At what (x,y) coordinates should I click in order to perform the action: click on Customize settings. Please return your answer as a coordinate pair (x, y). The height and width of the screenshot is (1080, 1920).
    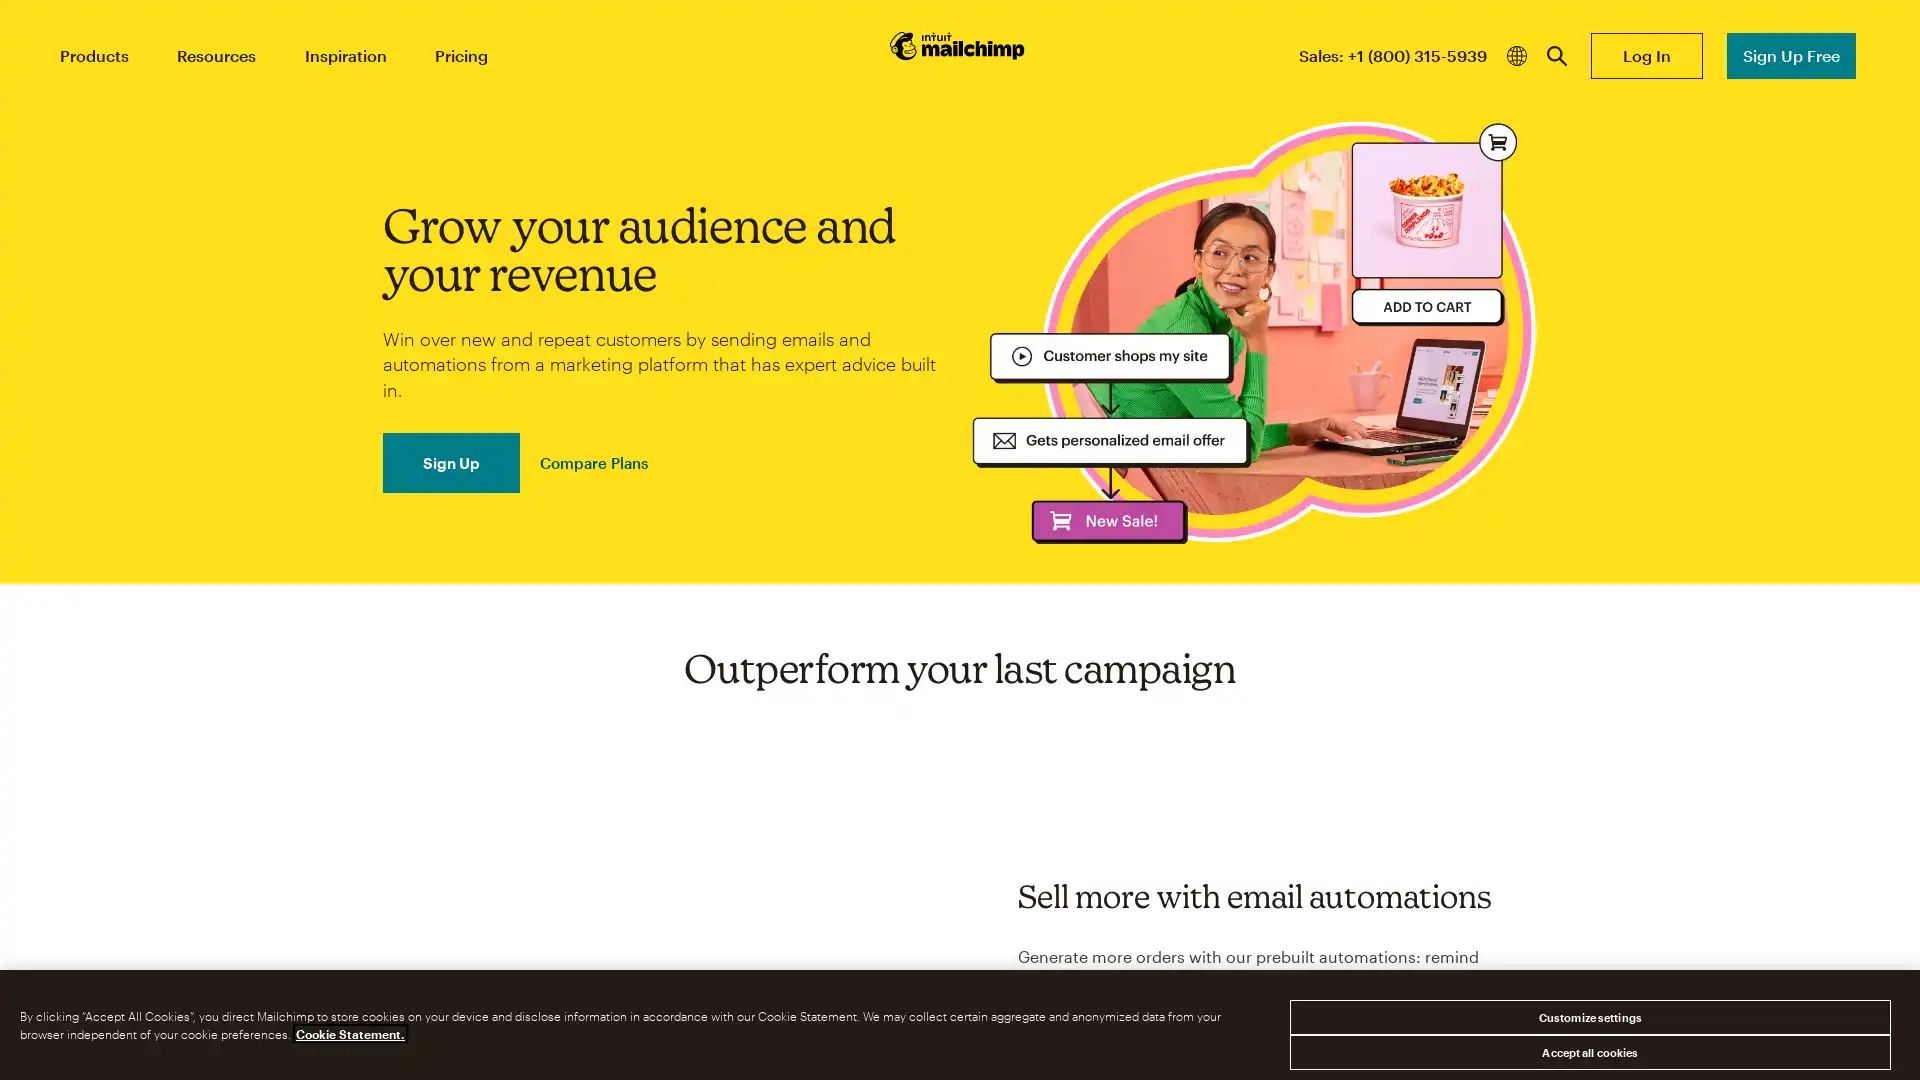
    Looking at the image, I should click on (1588, 1017).